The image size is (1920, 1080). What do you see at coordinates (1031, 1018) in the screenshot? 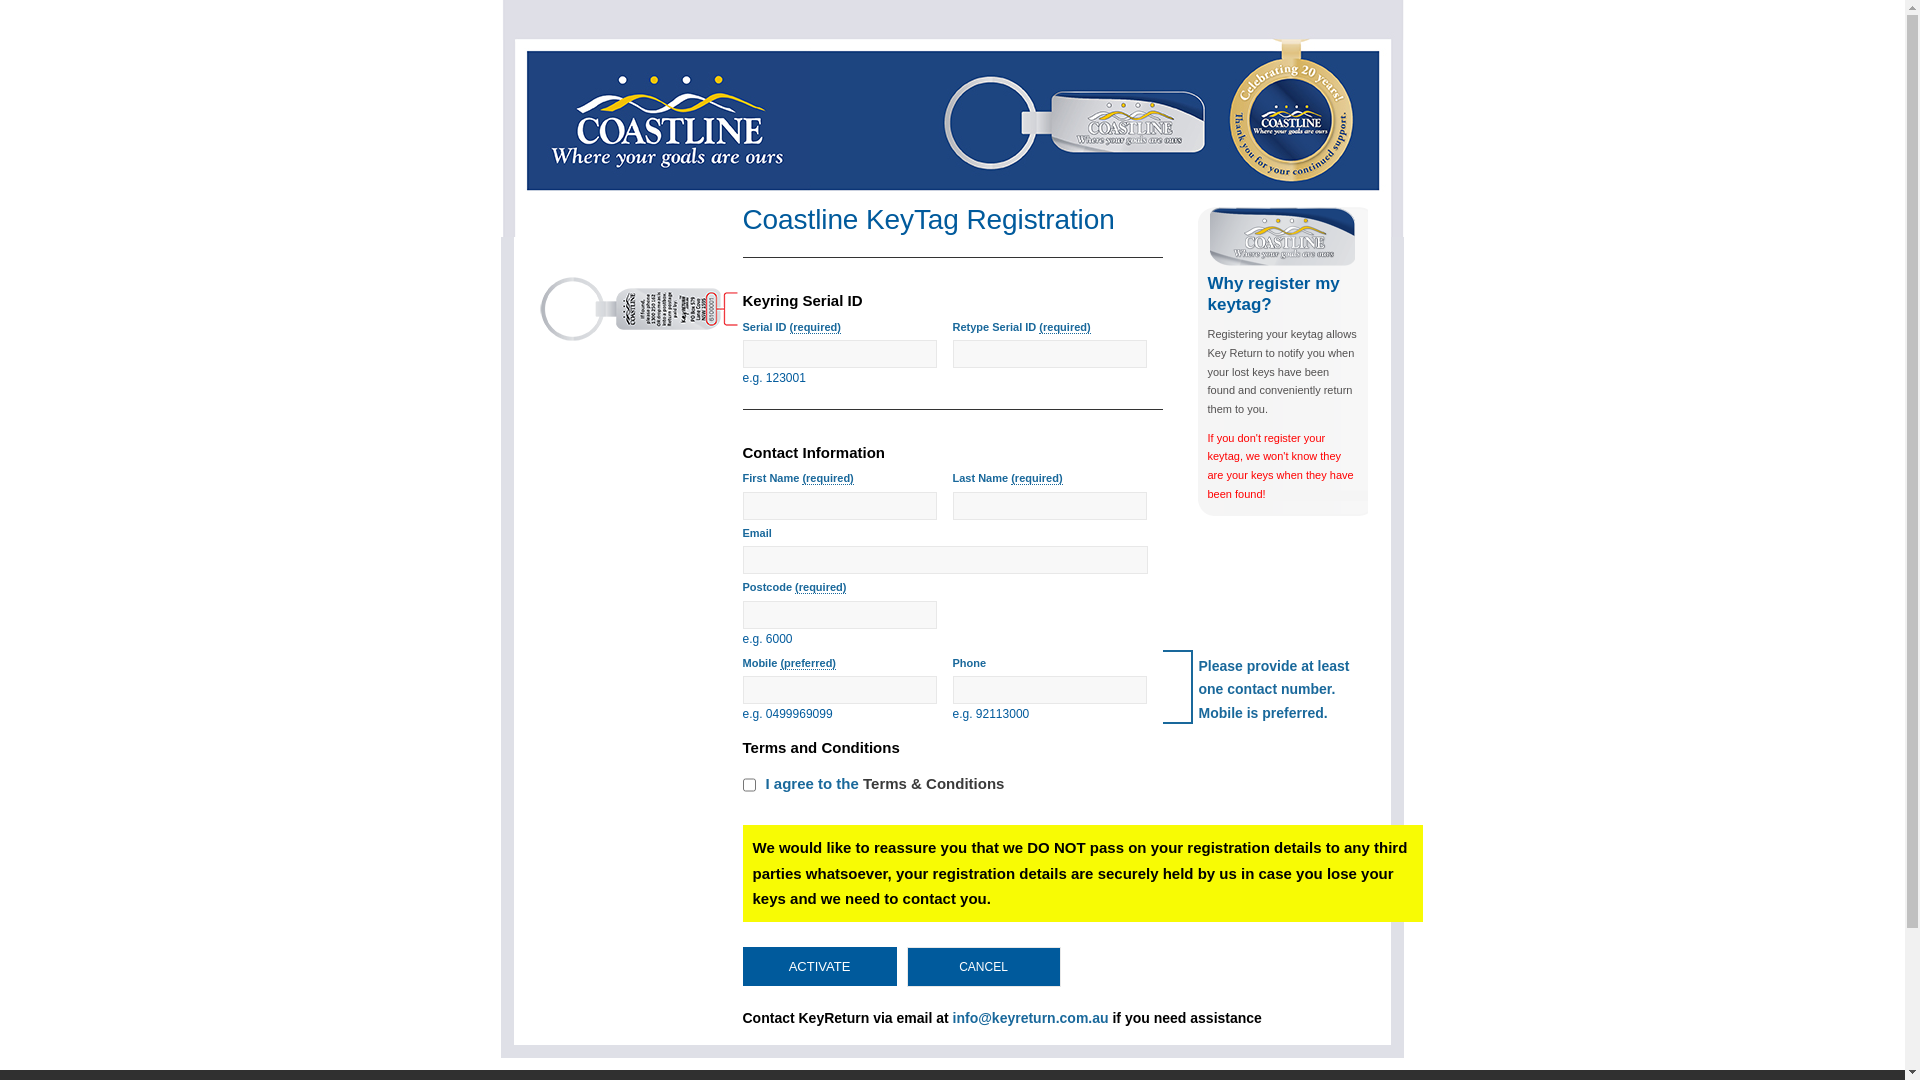
I see `'info@keyreturn.com.au'` at bounding box center [1031, 1018].